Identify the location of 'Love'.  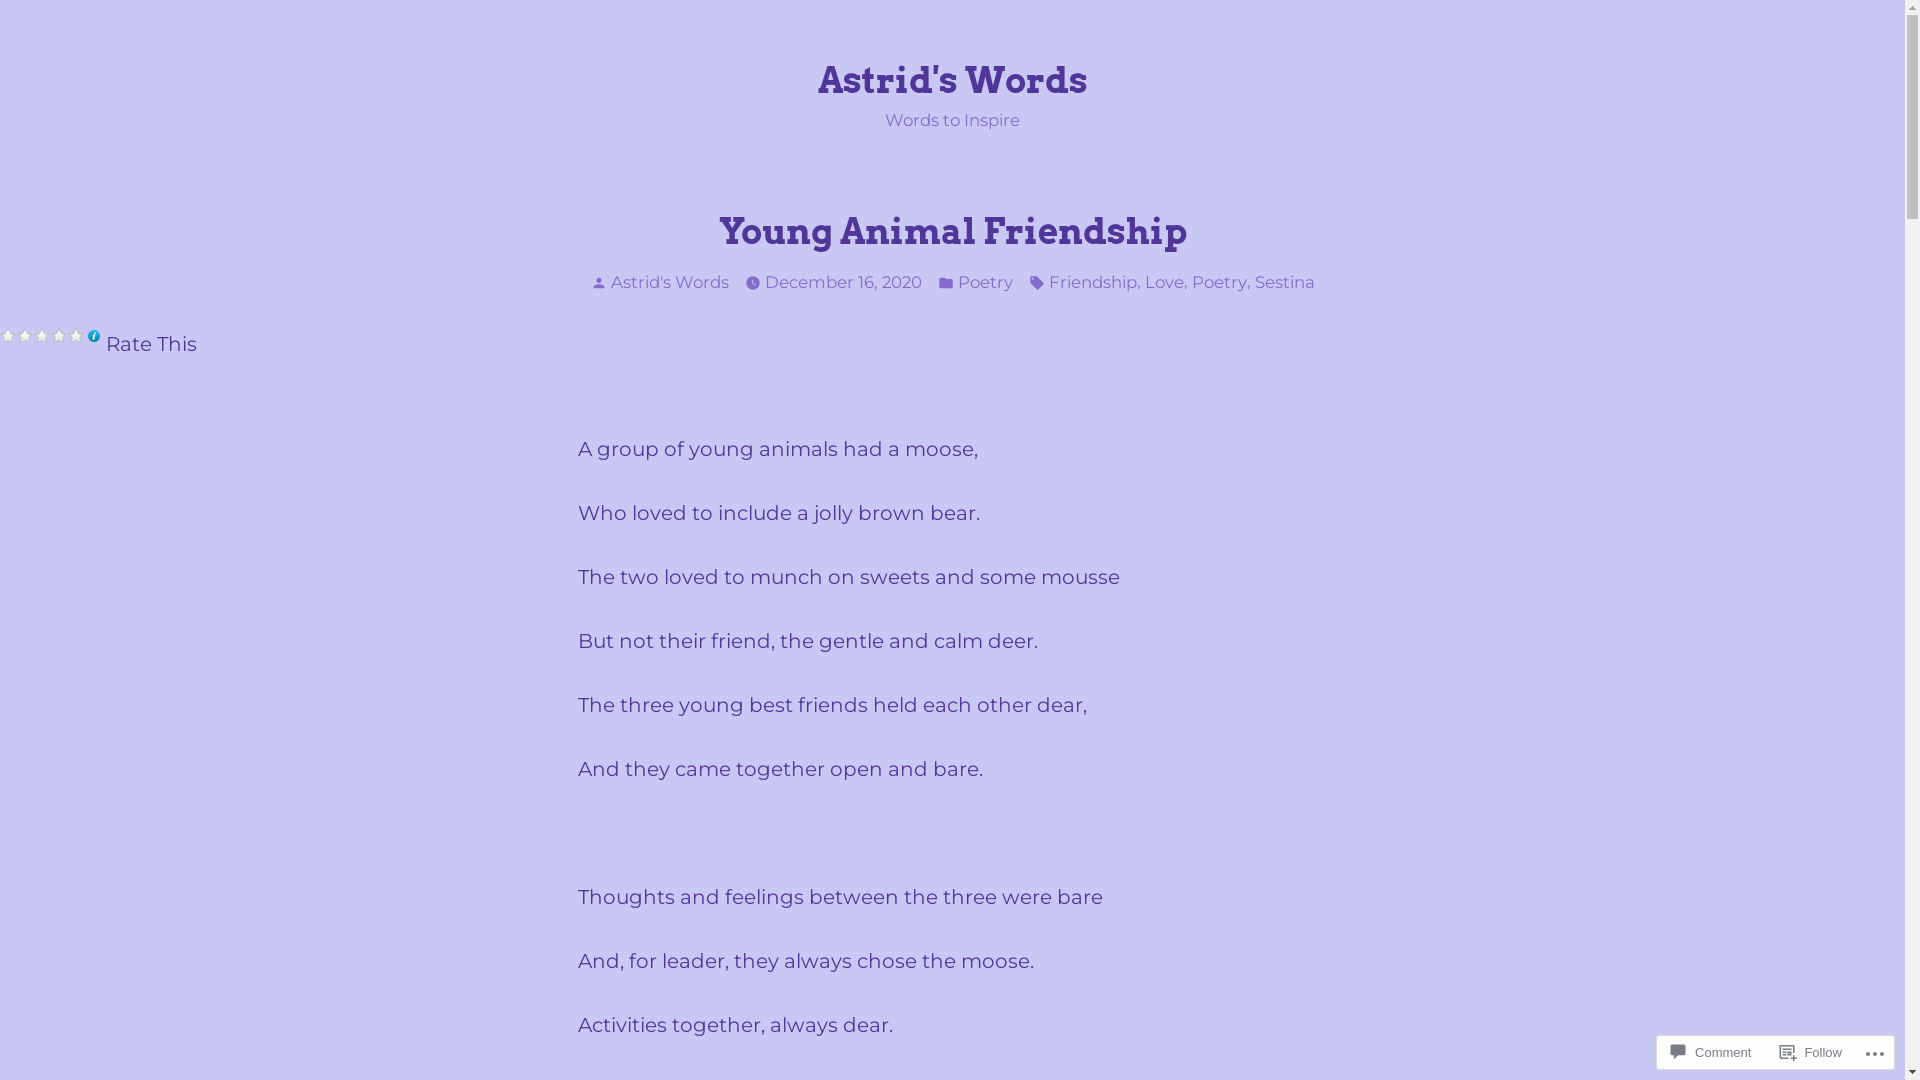
(1163, 282).